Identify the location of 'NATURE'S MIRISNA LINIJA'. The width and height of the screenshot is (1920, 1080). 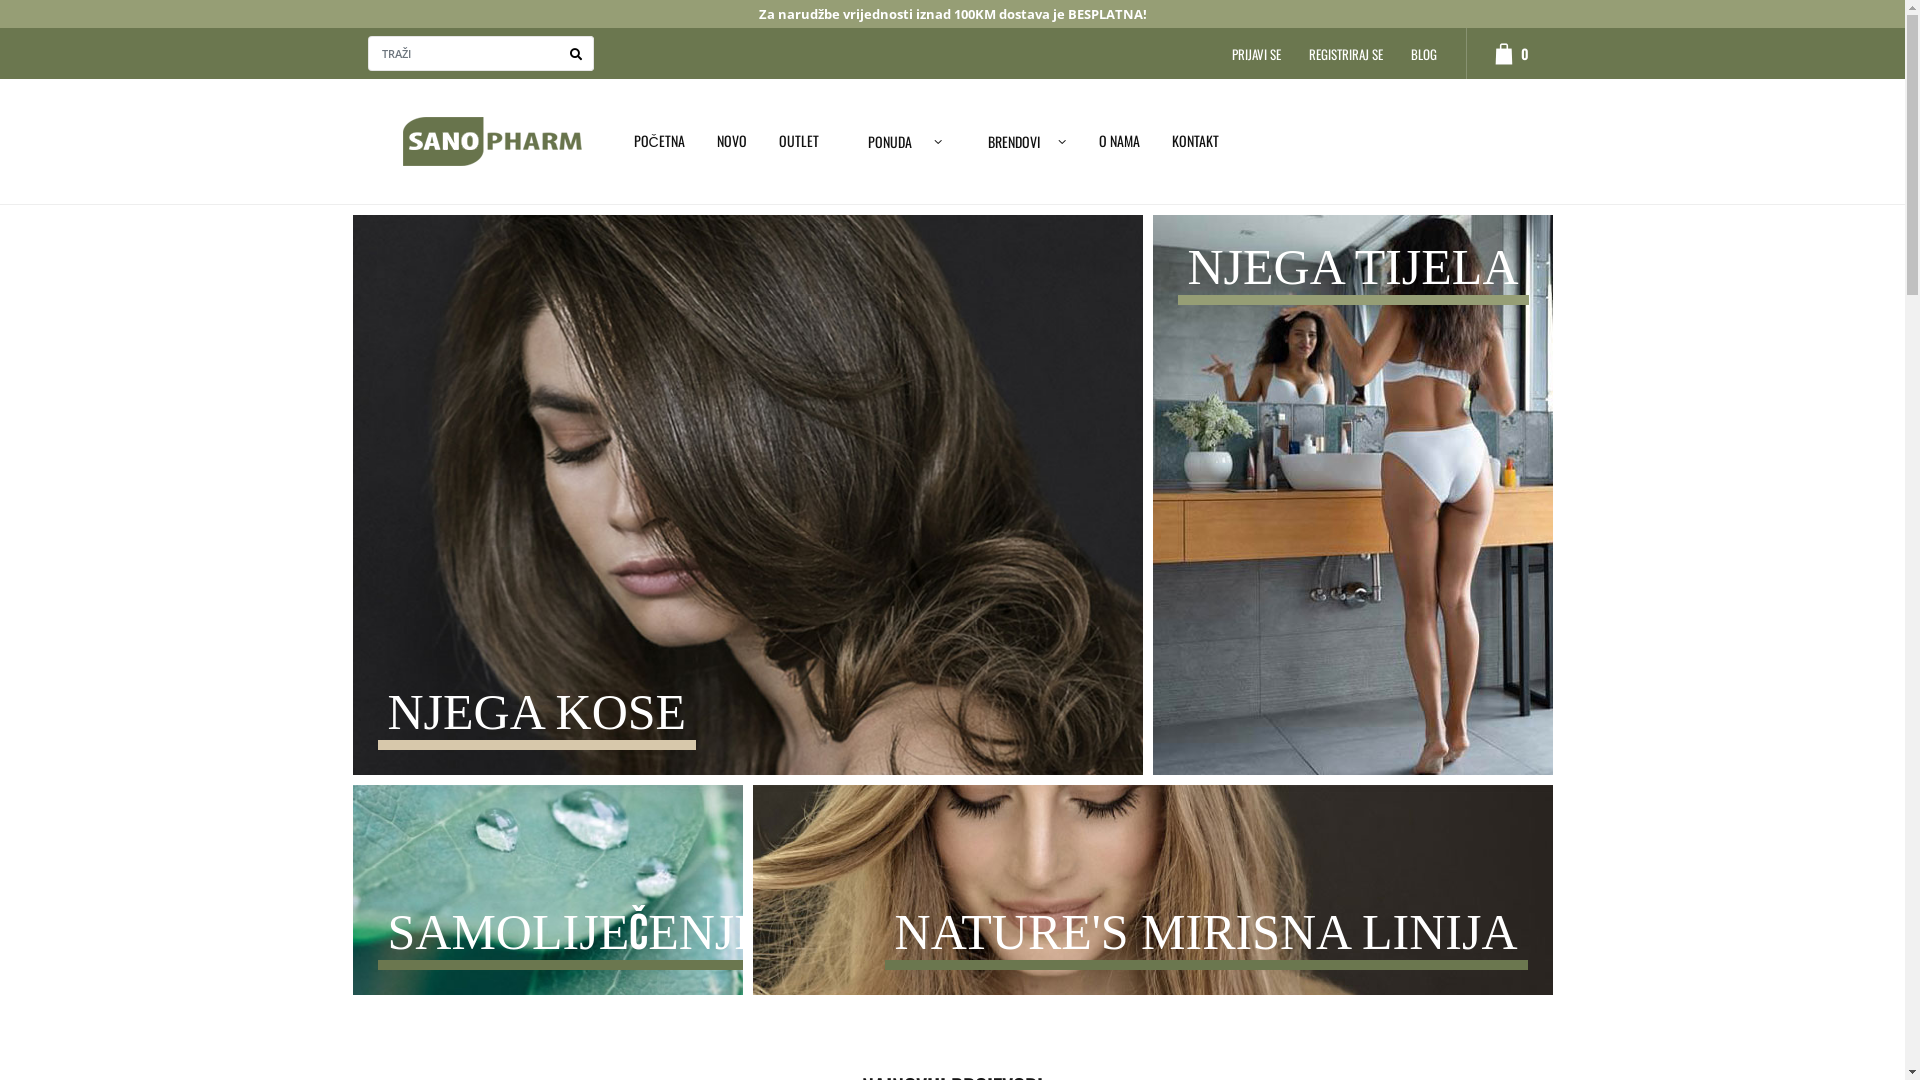
(751, 905).